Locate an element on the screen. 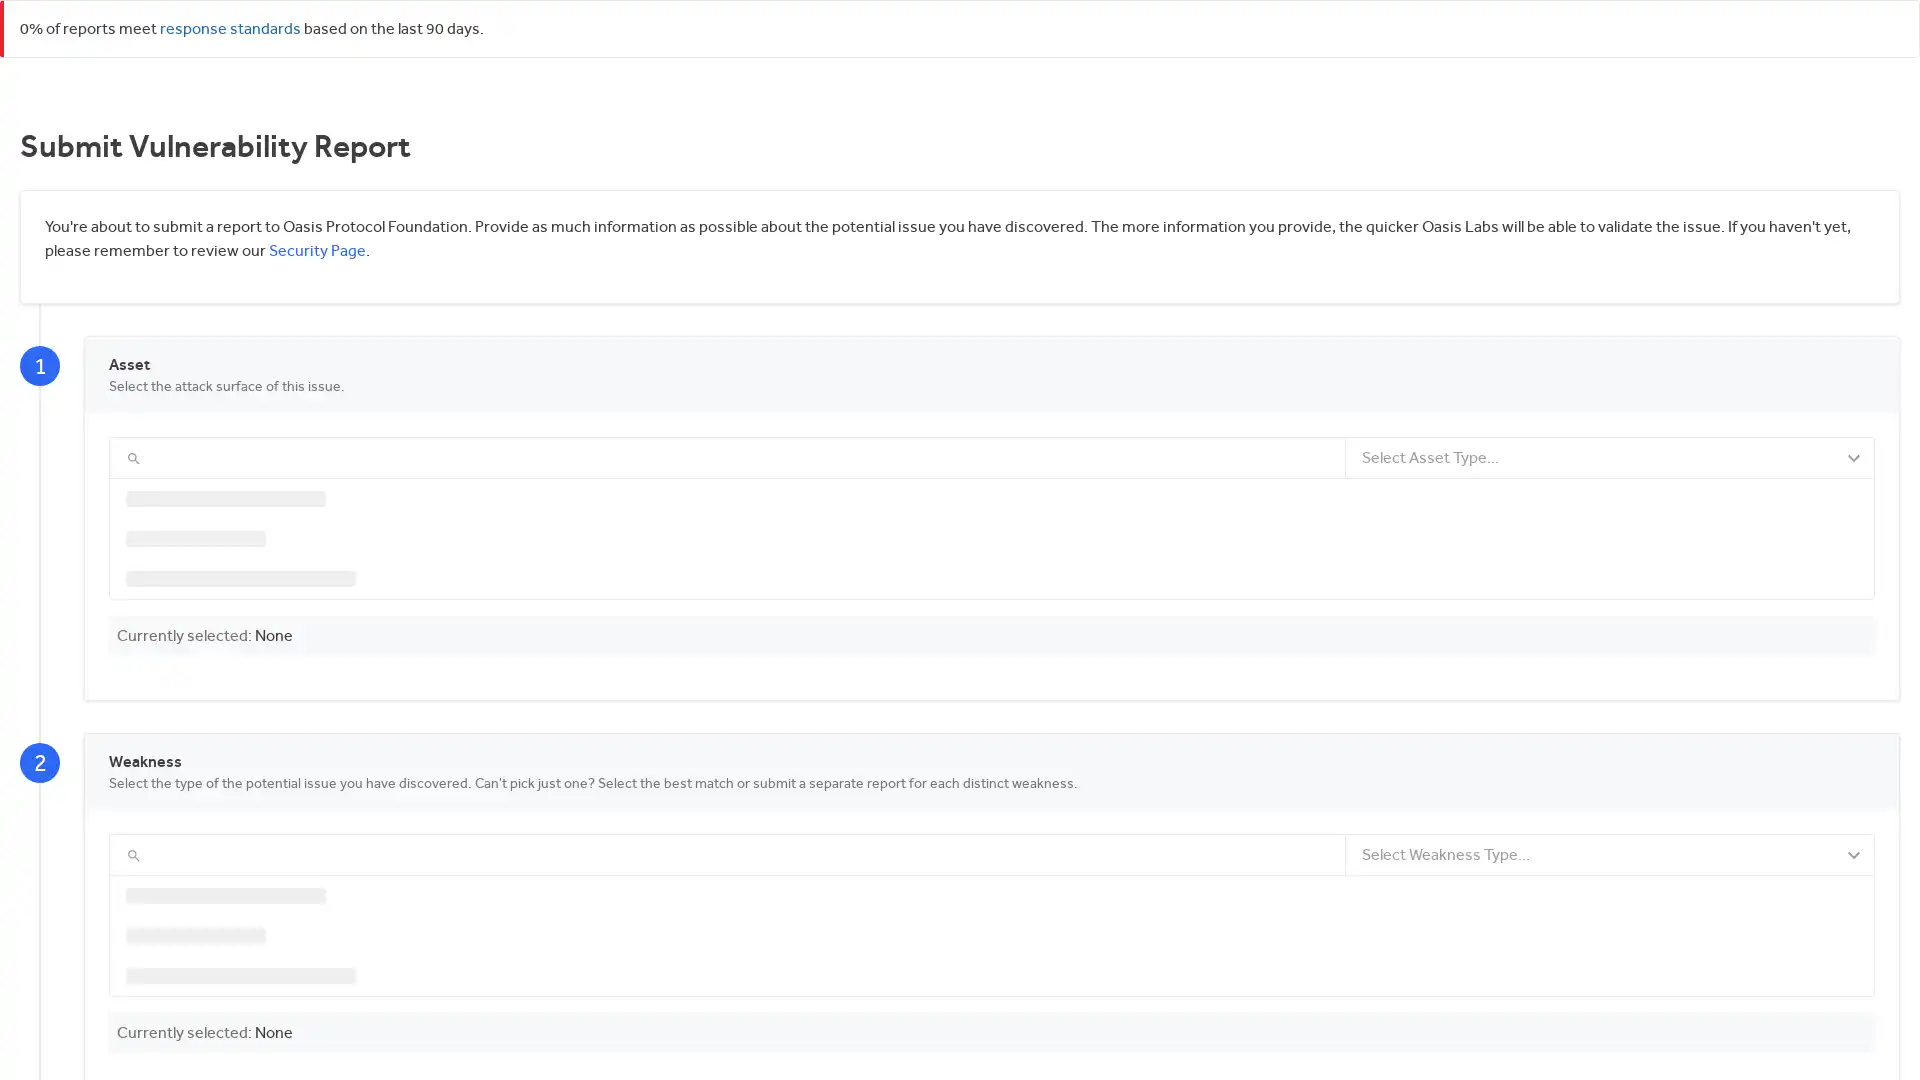 This screenshot has width=1920, height=1080. https://github.com/oasisprotocol/oasis-wallet-ext Source codeCriticalEligible for bounty is located at coordinates (992, 897).